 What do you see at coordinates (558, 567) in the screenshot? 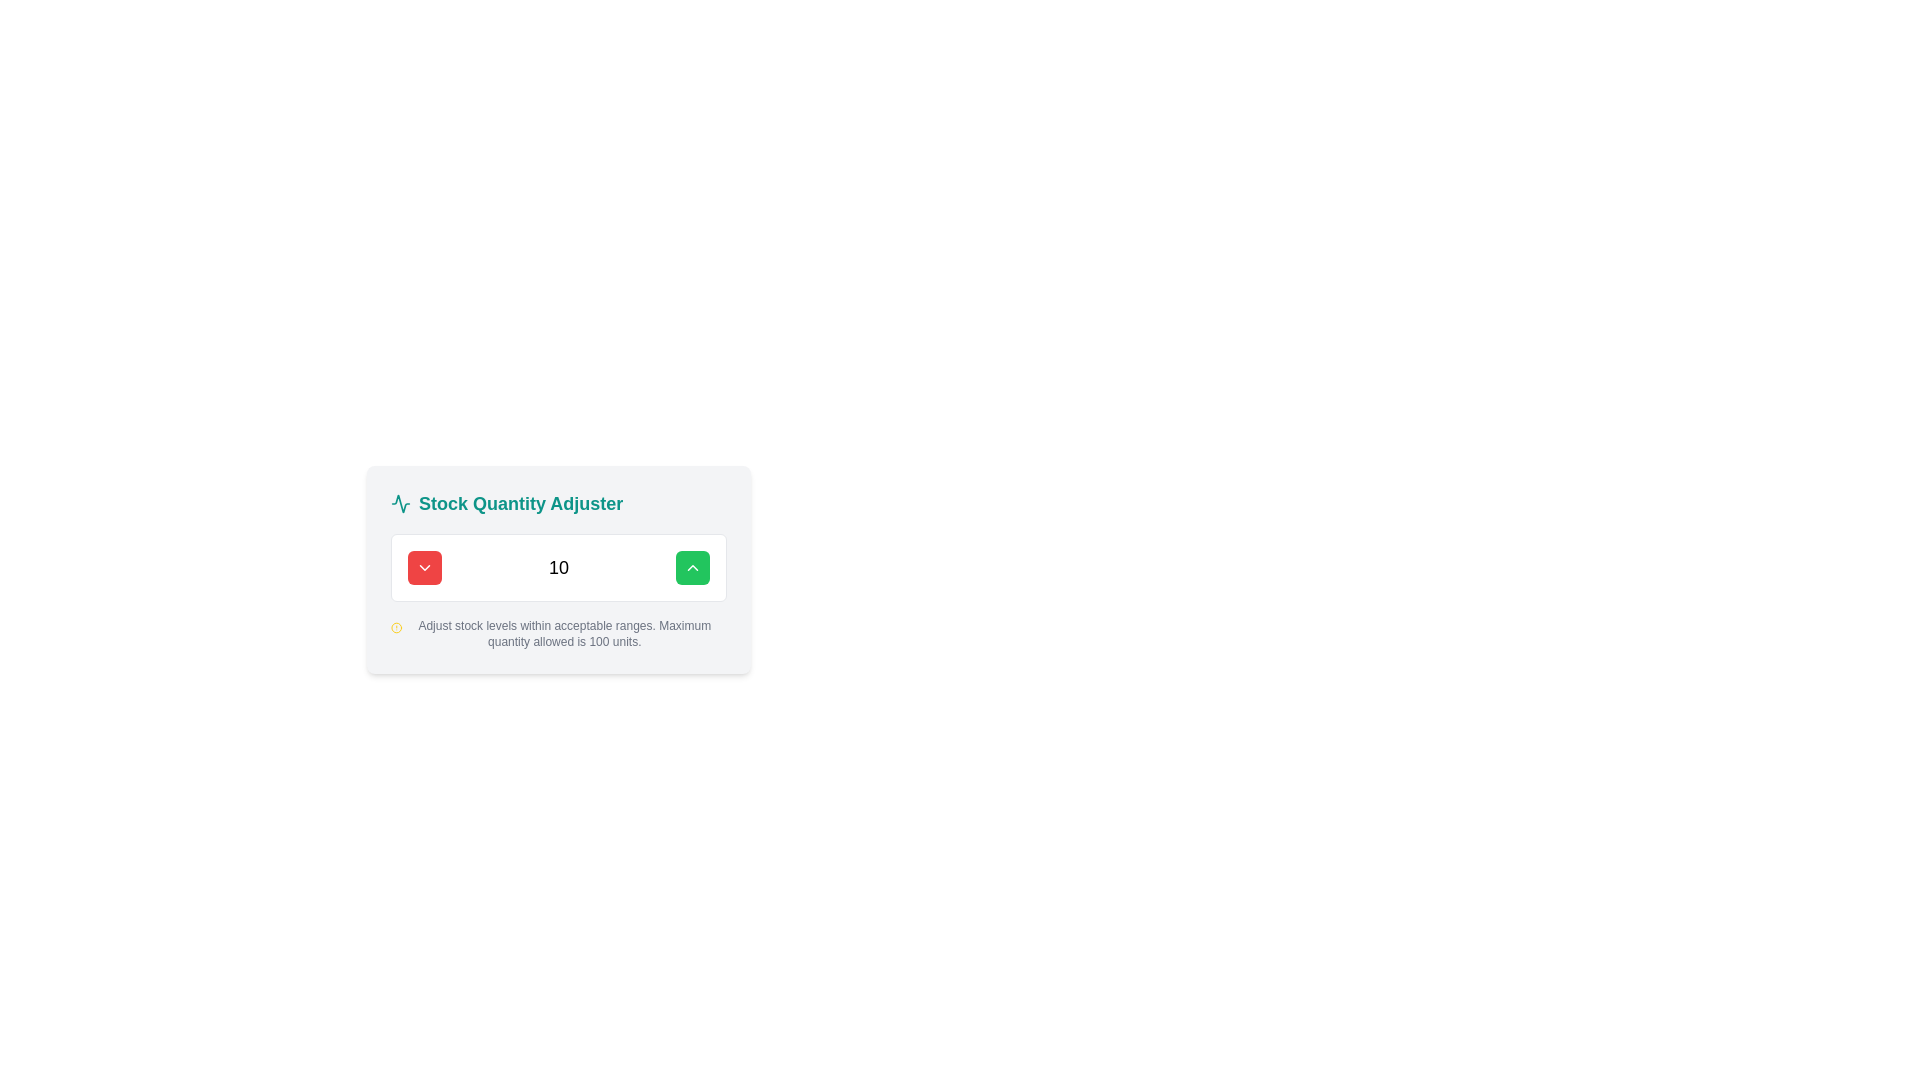
I see `inside the numerical value text input field to focus and enable editing` at bounding box center [558, 567].